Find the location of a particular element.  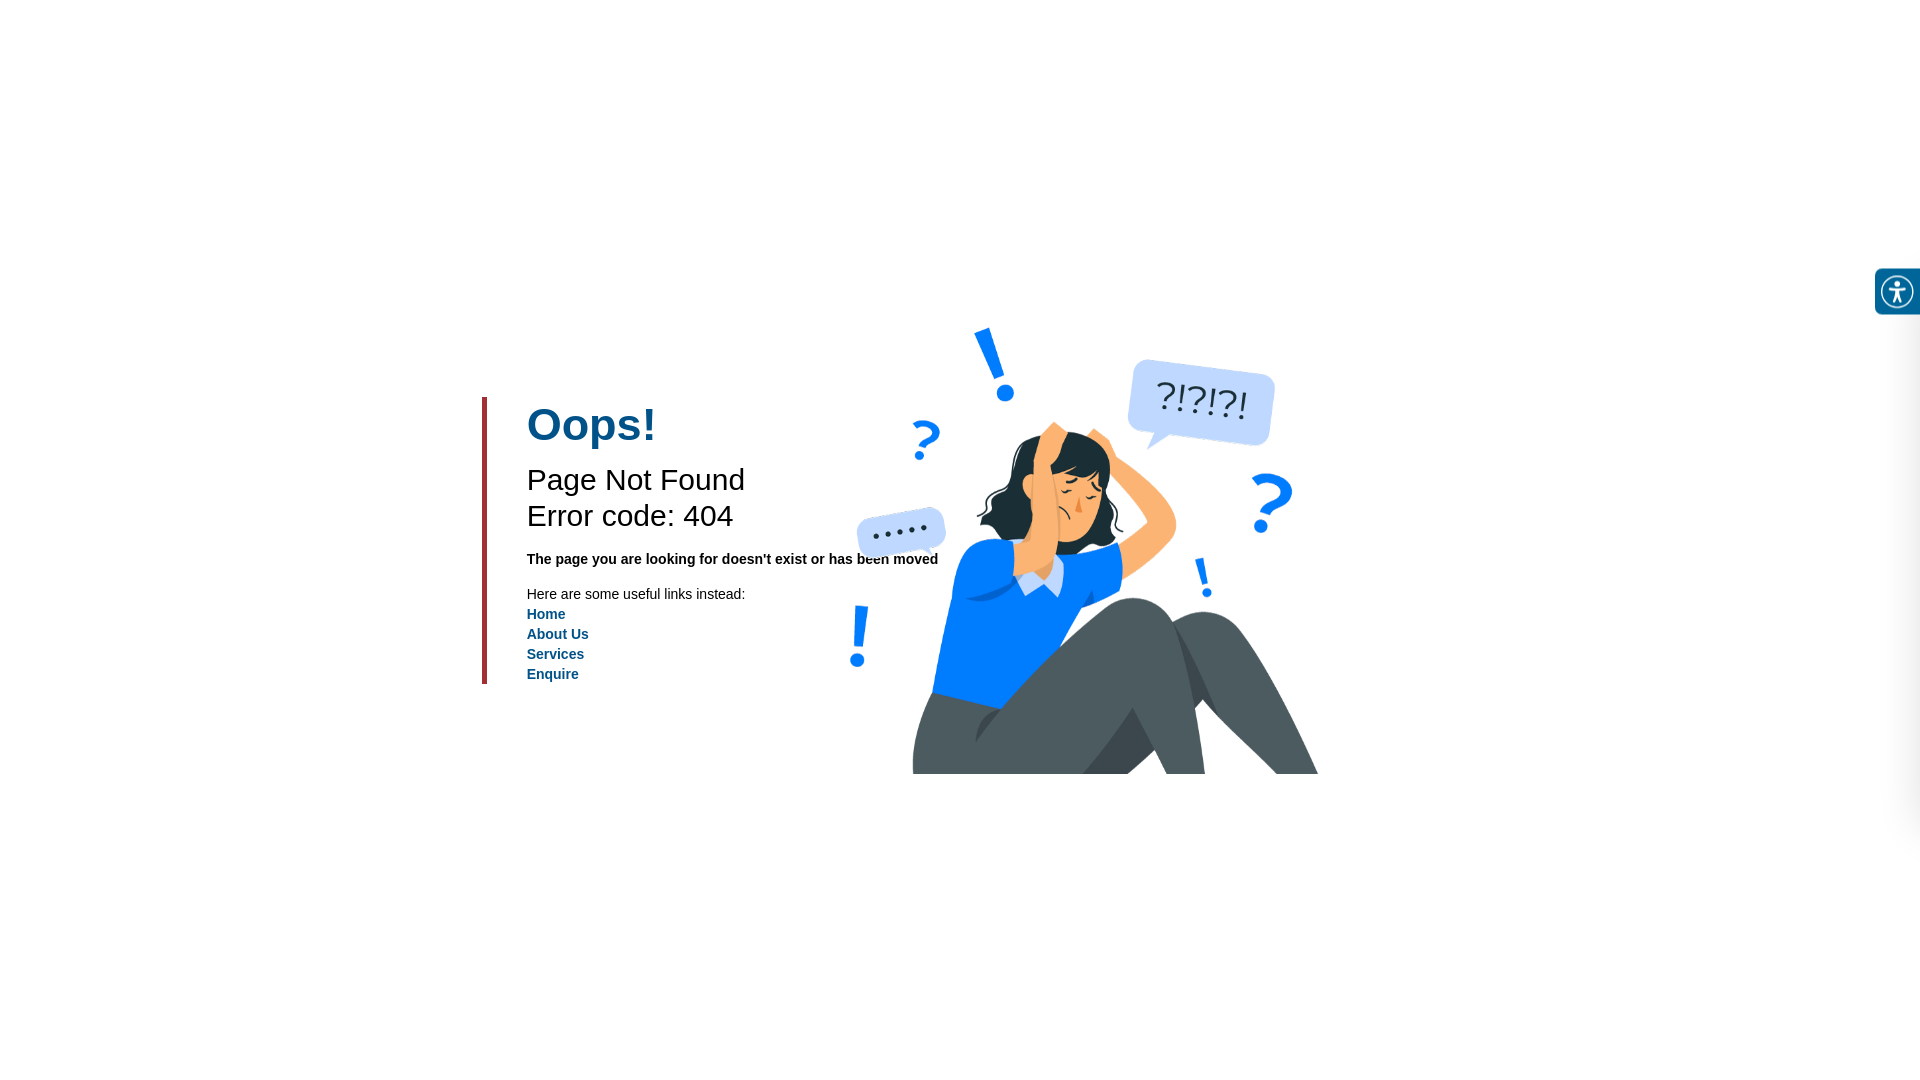

'Enquire' is located at coordinates (552, 674).